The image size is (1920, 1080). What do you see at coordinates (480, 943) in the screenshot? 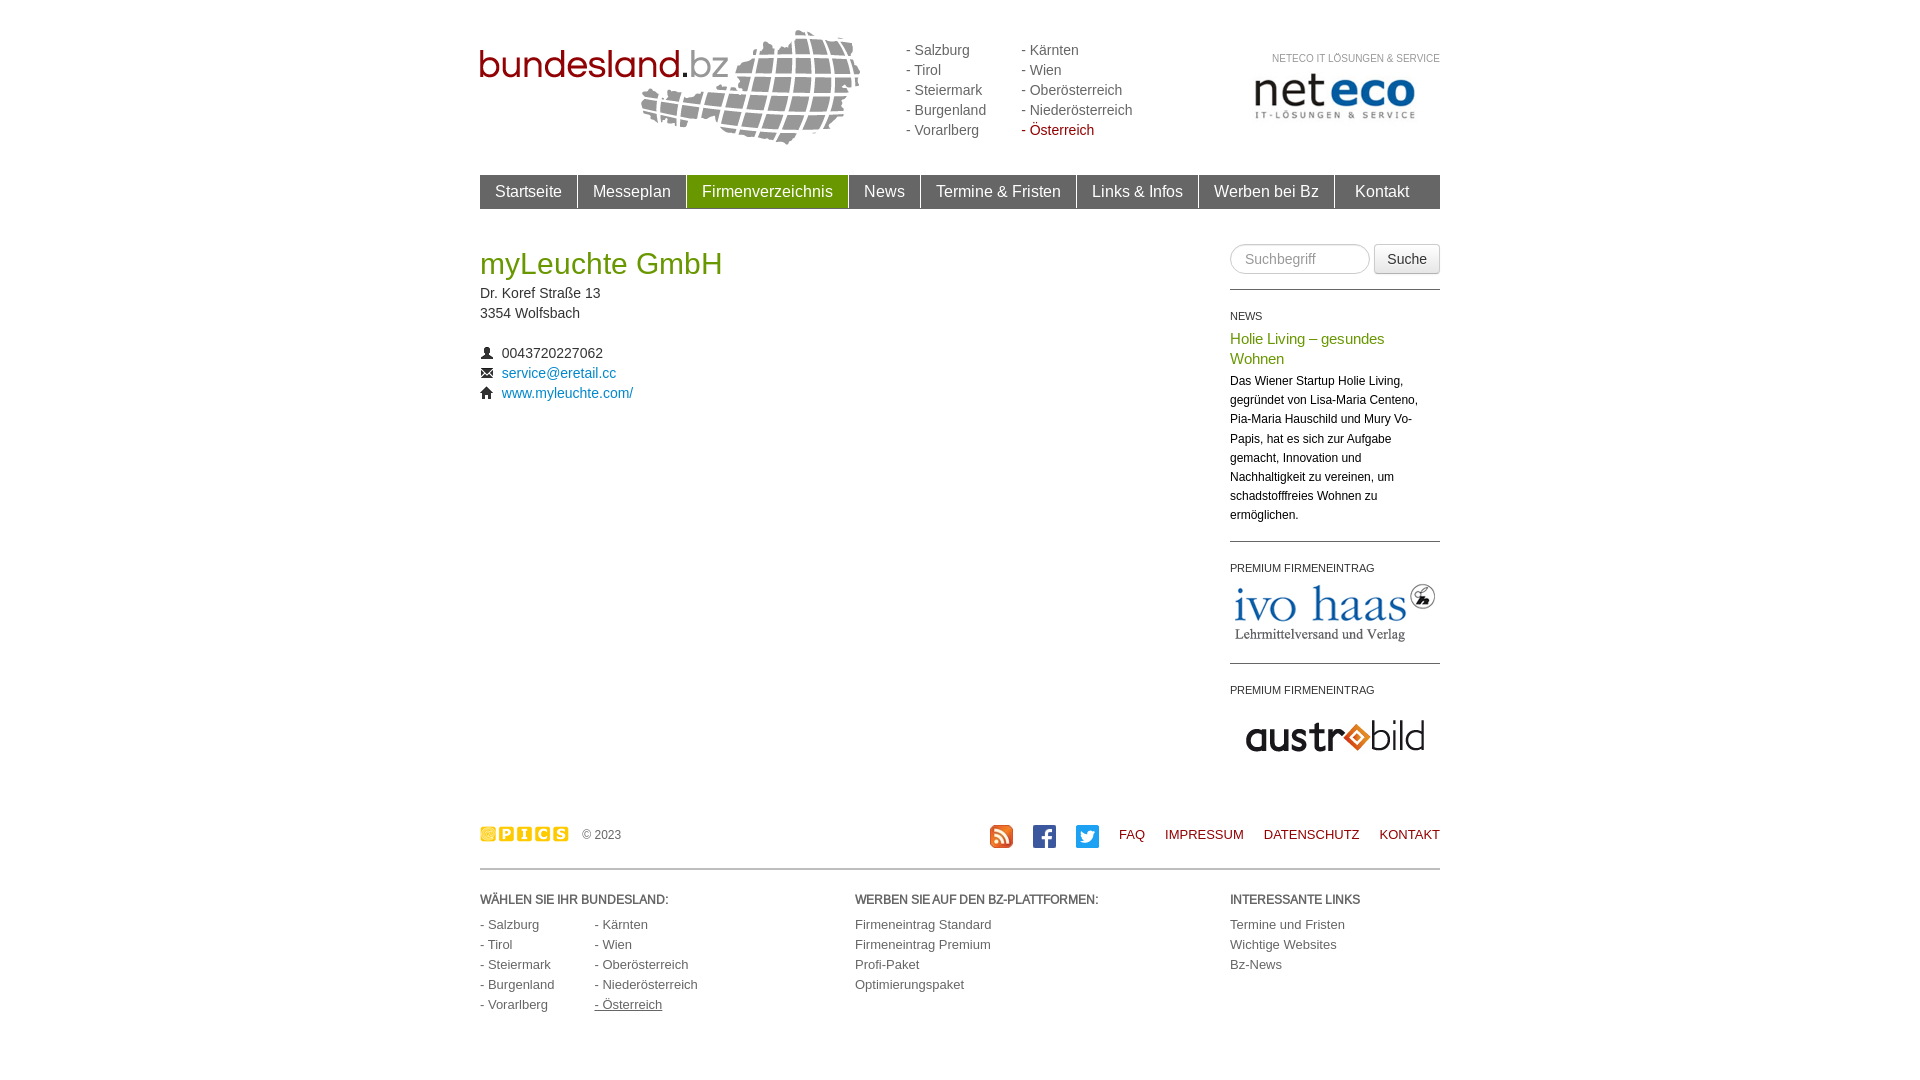
I see `'- Tirol'` at bounding box center [480, 943].